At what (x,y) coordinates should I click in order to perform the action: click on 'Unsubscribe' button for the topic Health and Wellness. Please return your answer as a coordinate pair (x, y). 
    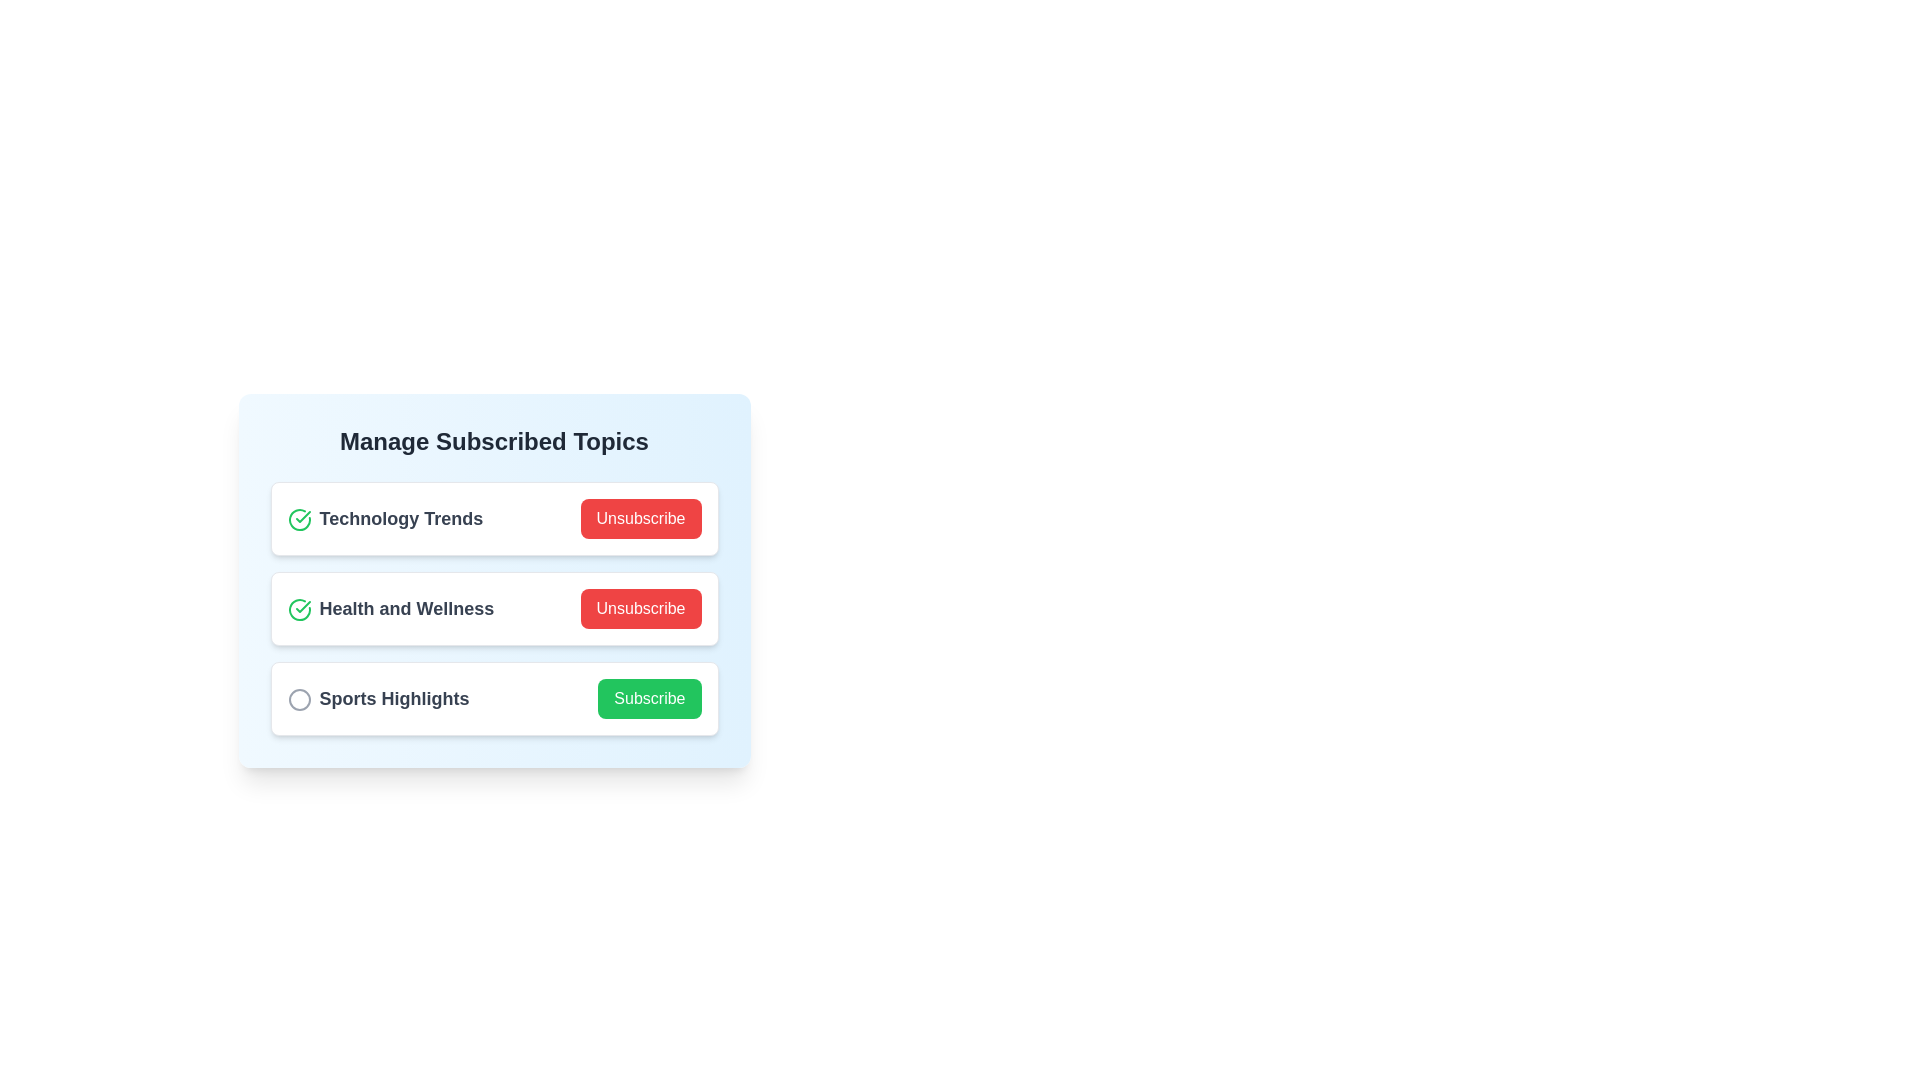
    Looking at the image, I should click on (641, 608).